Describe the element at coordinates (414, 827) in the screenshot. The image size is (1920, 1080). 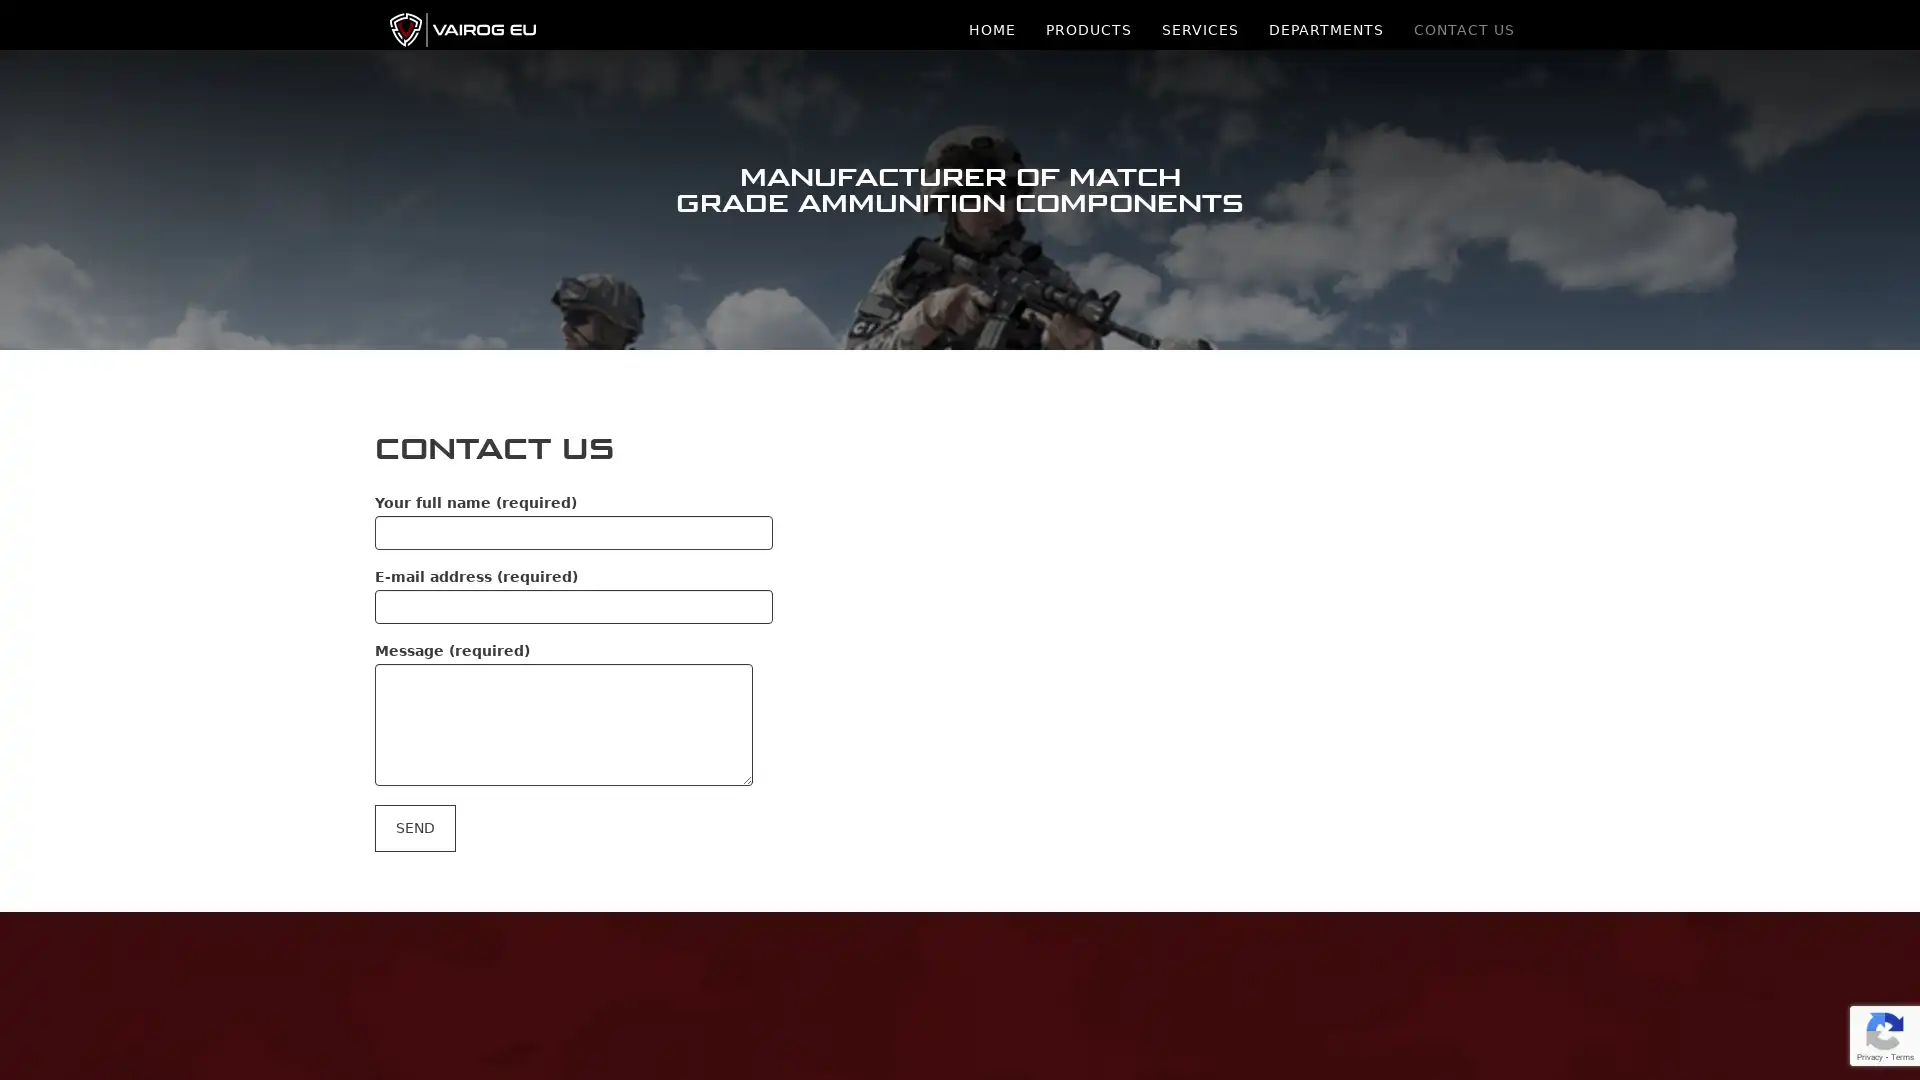
I see `Send` at that location.